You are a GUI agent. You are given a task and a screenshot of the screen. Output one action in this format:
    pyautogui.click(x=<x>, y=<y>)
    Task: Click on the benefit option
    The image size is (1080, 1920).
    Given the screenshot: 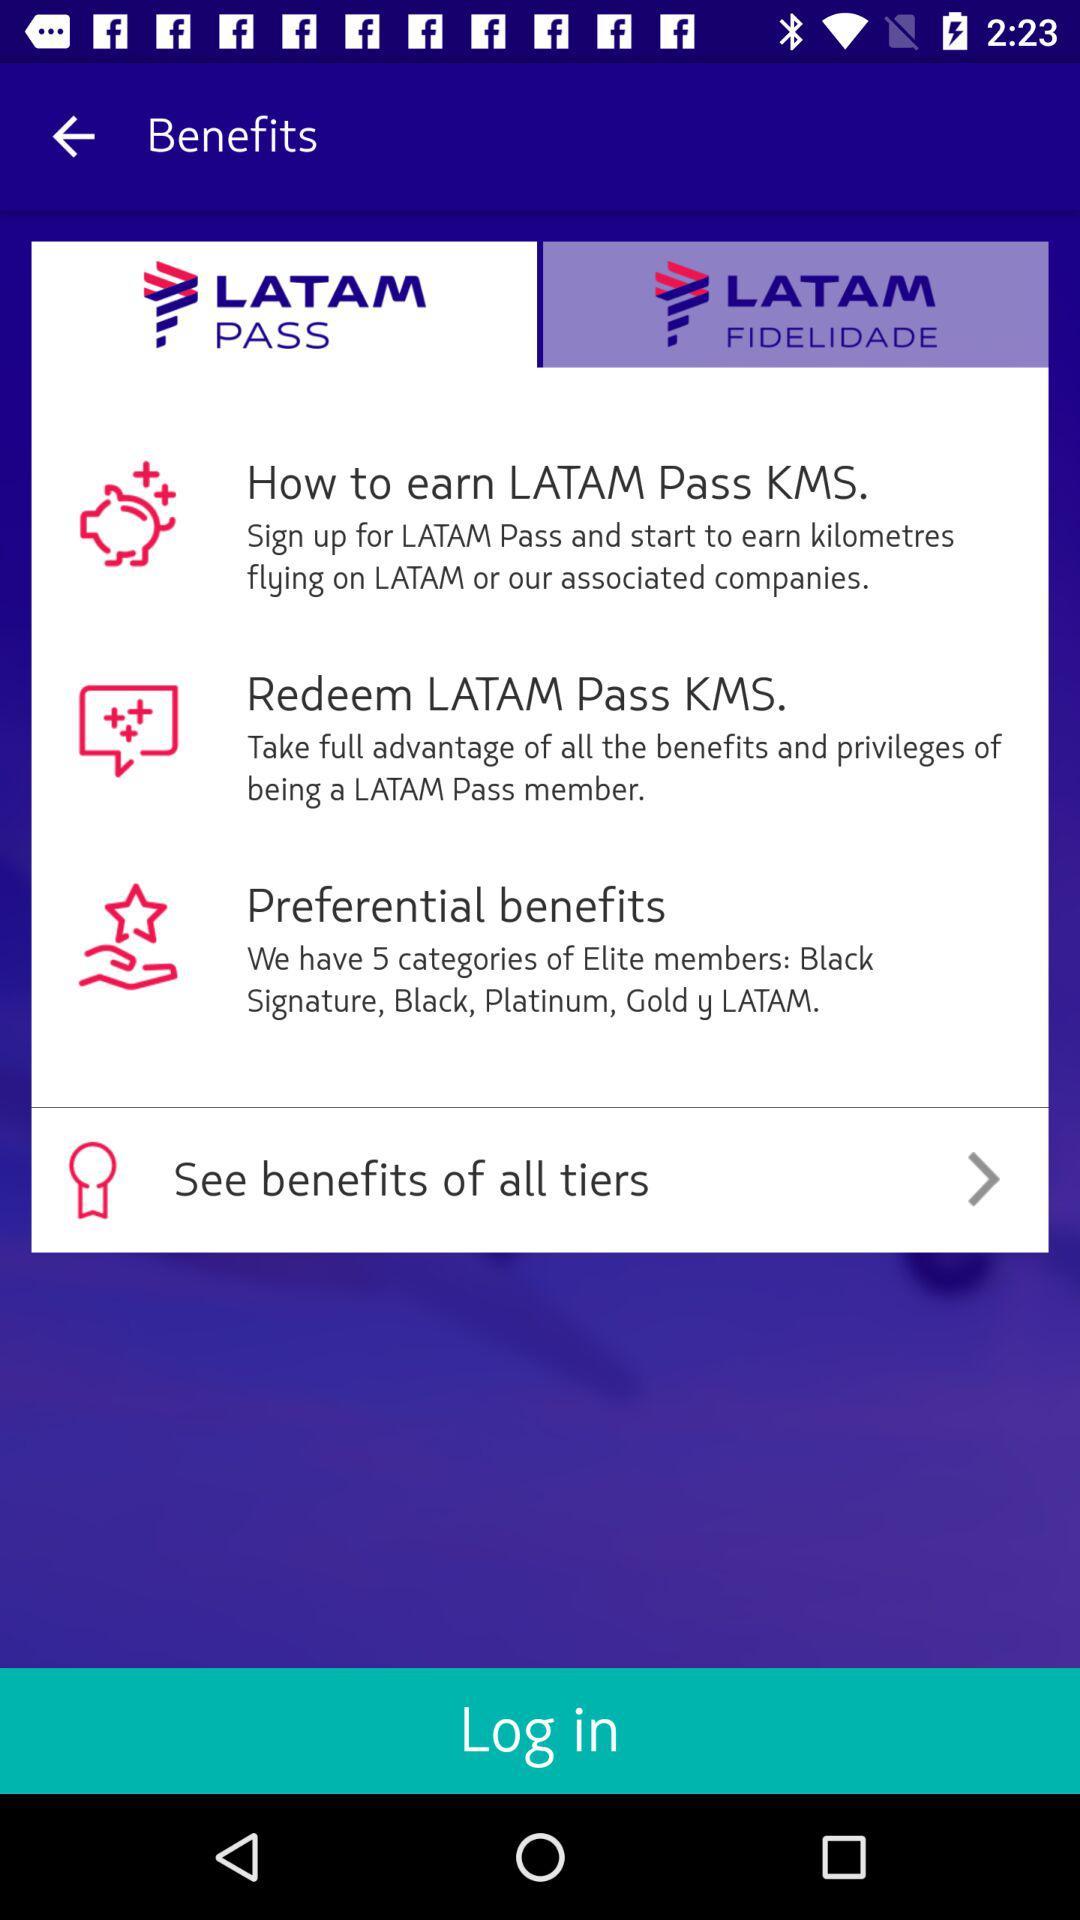 What is the action you would take?
    pyautogui.click(x=794, y=303)
    